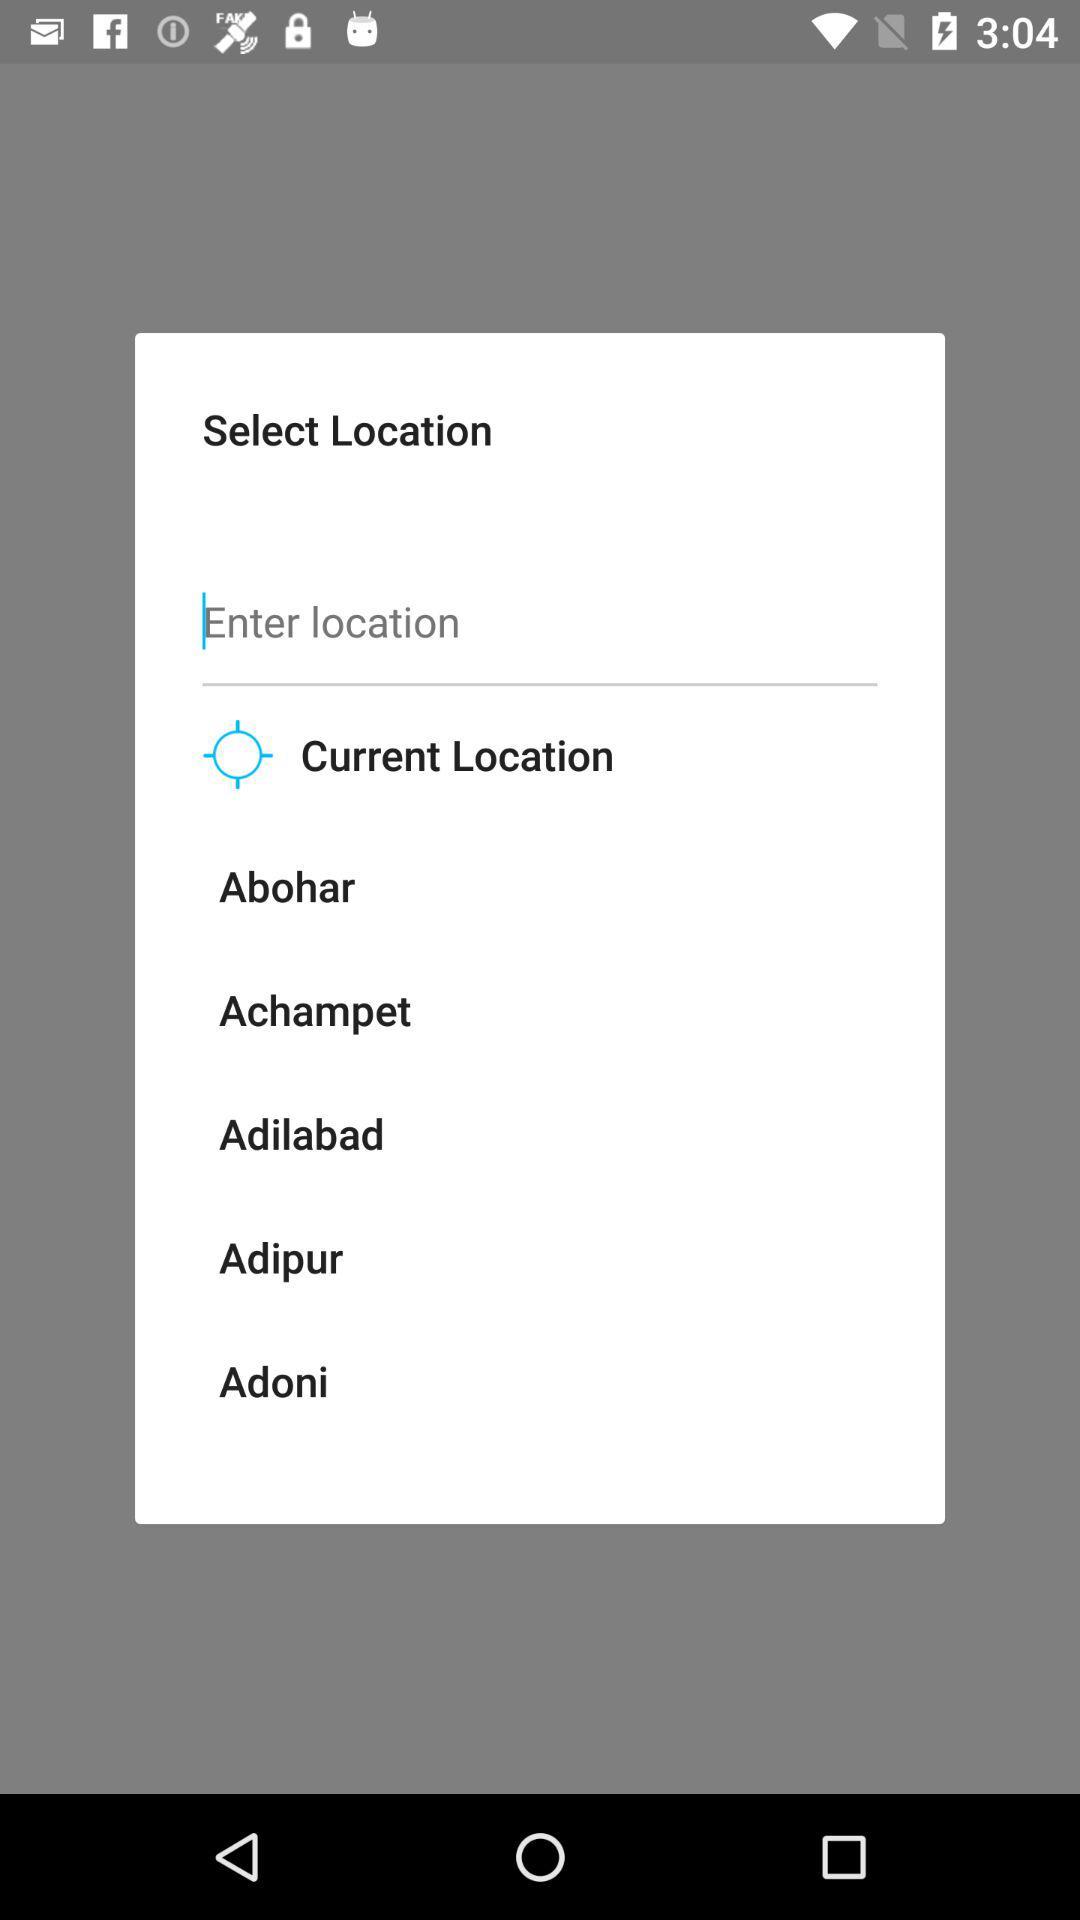 Image resolution: width=1080 pixels, height=1920 pixels. I want to click on the achampet icon, so click(315, 1009).